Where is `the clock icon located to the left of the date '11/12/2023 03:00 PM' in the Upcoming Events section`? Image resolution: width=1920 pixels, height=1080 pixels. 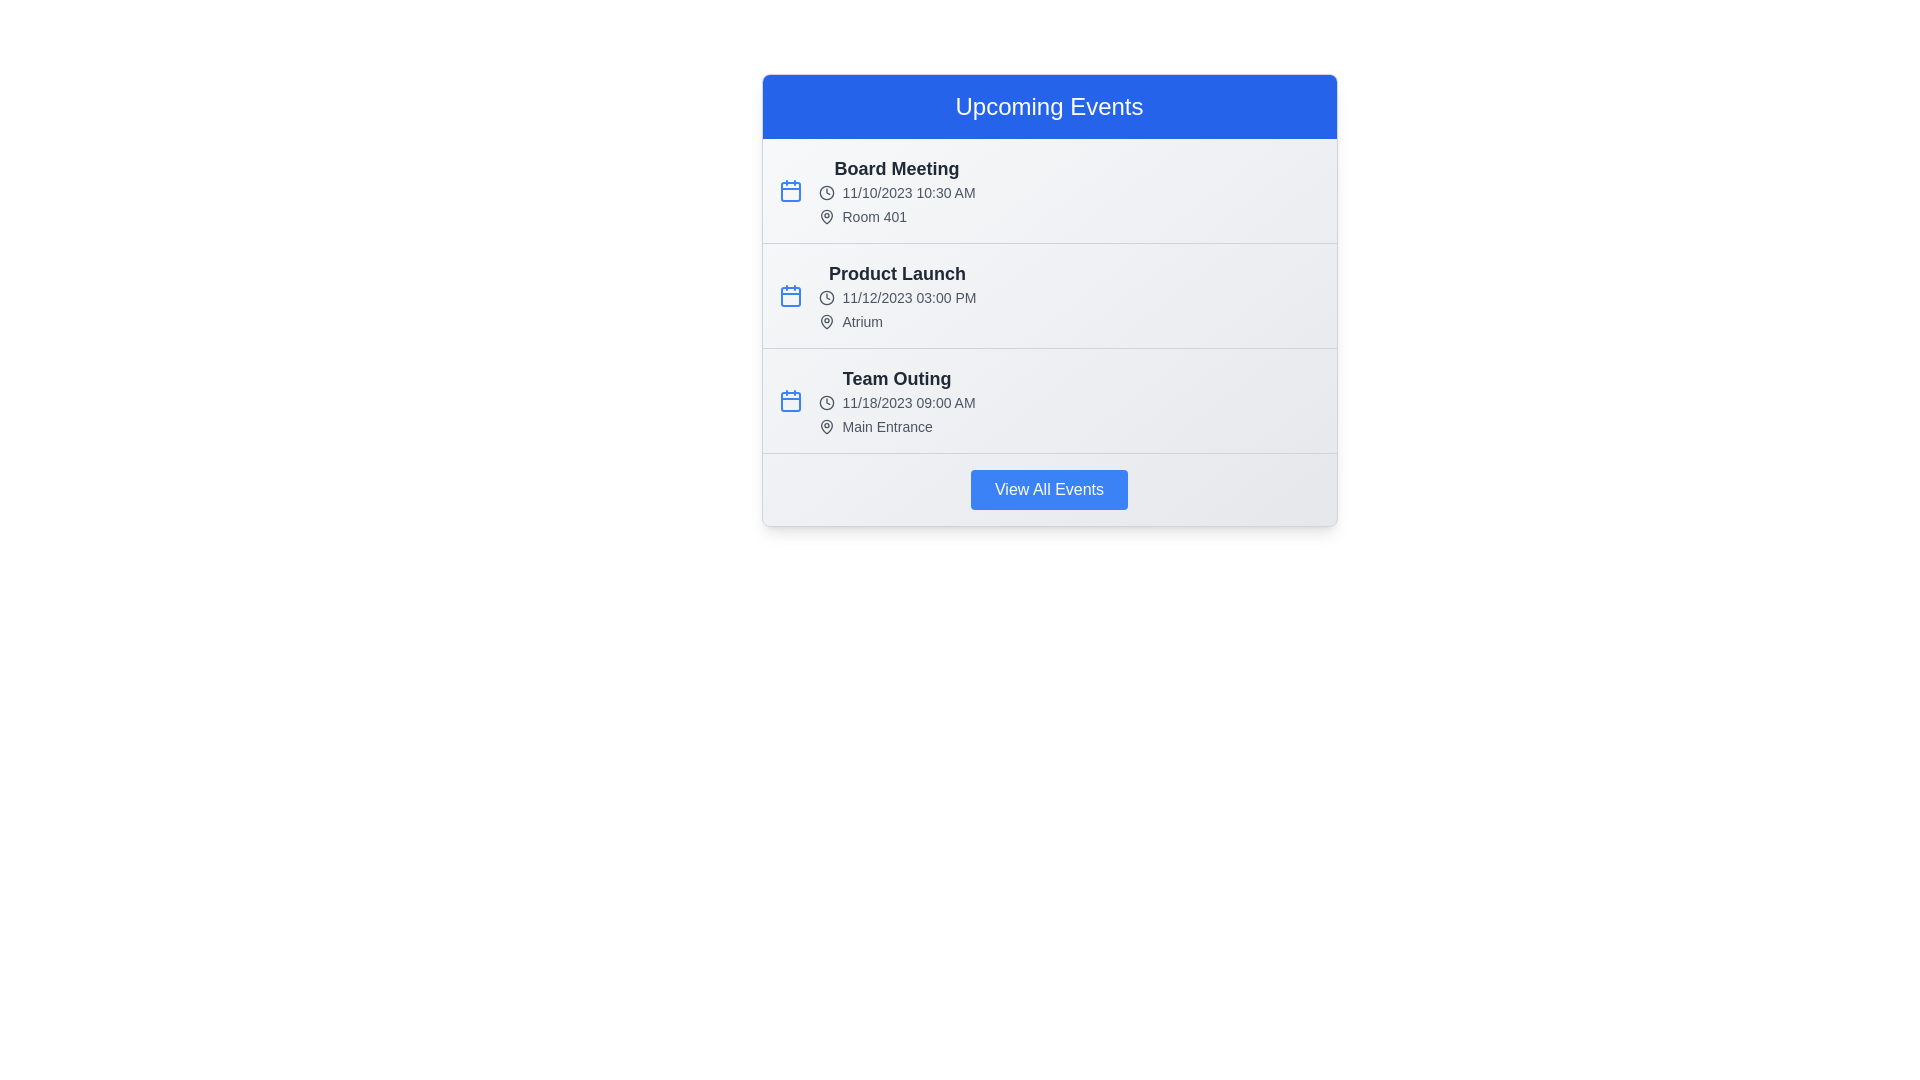 the clock icon located to the left of the date '11/12/2023 03:00 PM' in the Upcoming Events section is located at coordinates (826, 297).